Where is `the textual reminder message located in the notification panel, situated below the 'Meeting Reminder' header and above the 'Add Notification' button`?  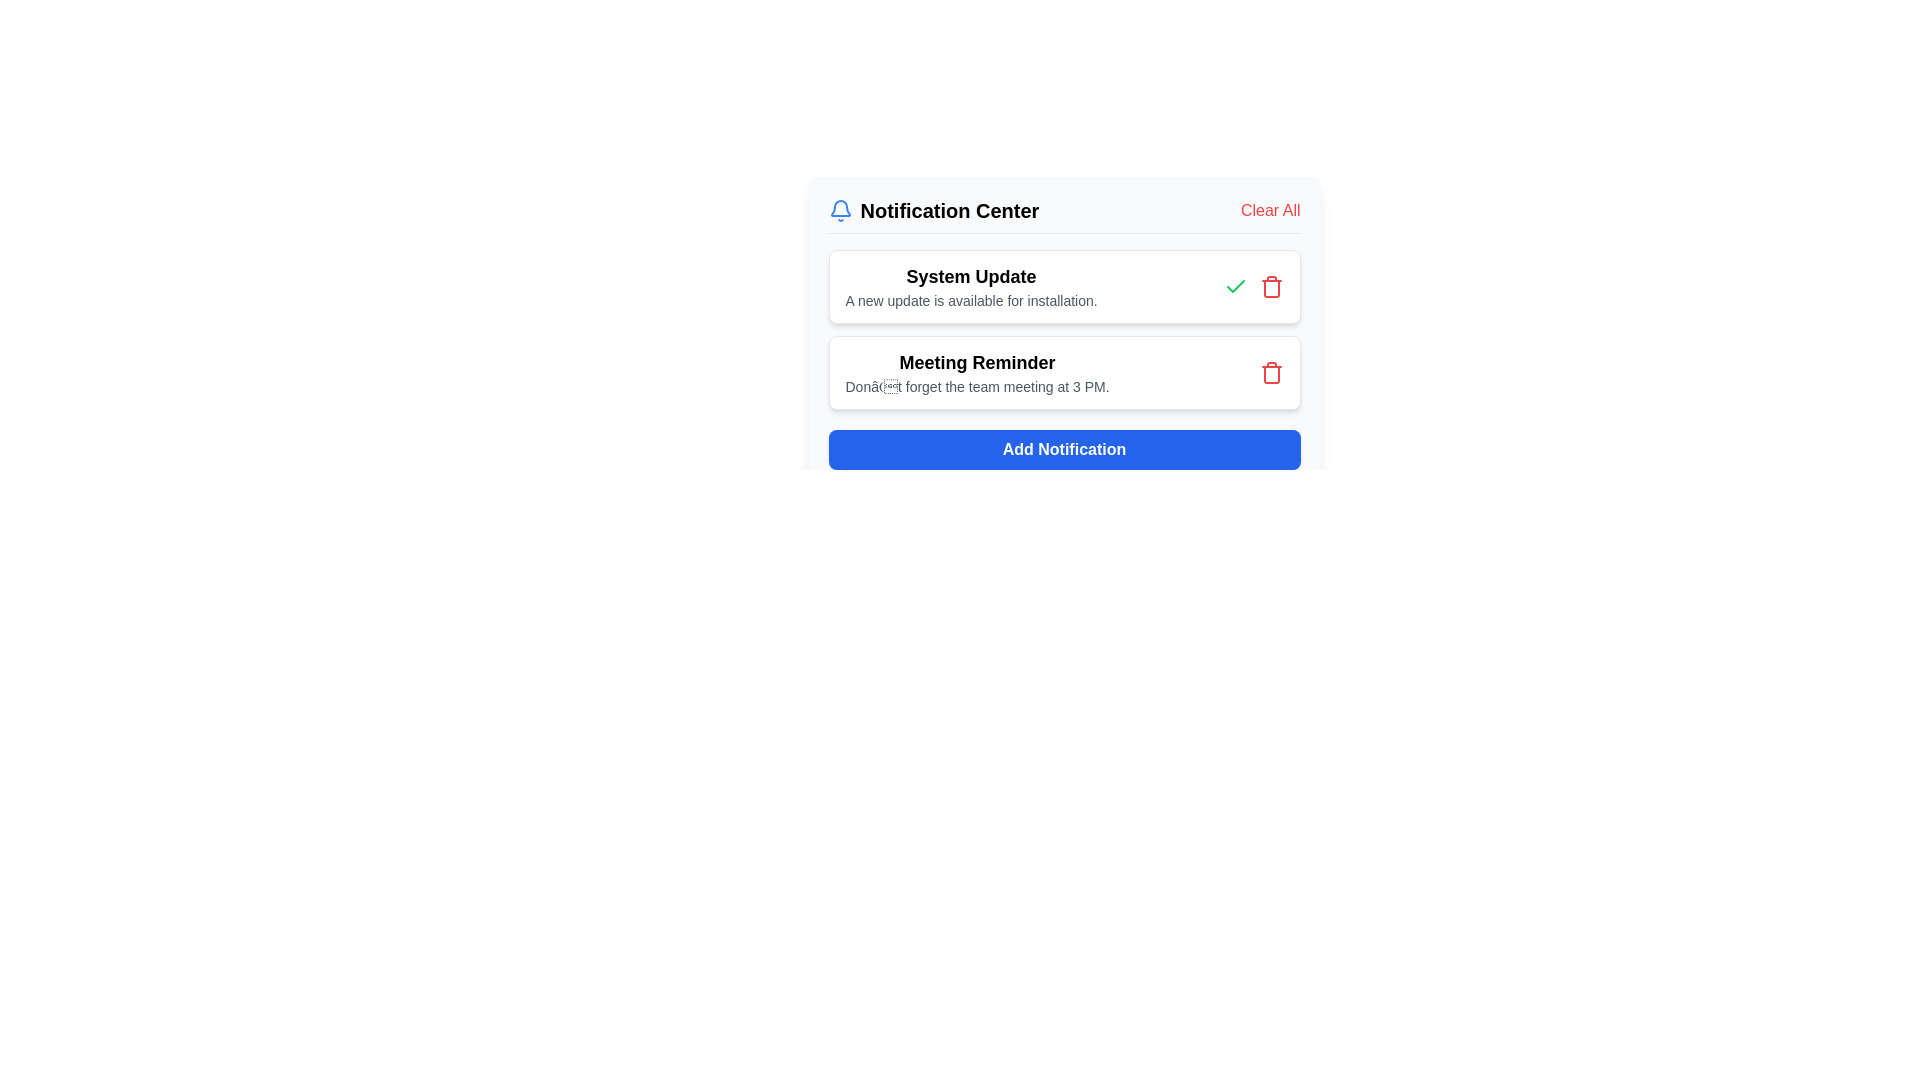 the textual reminder message located in the notification panel, situated below the 'Meeting Reminder' header and above the 'Add Notification' button is located at coordinates (977, 386).